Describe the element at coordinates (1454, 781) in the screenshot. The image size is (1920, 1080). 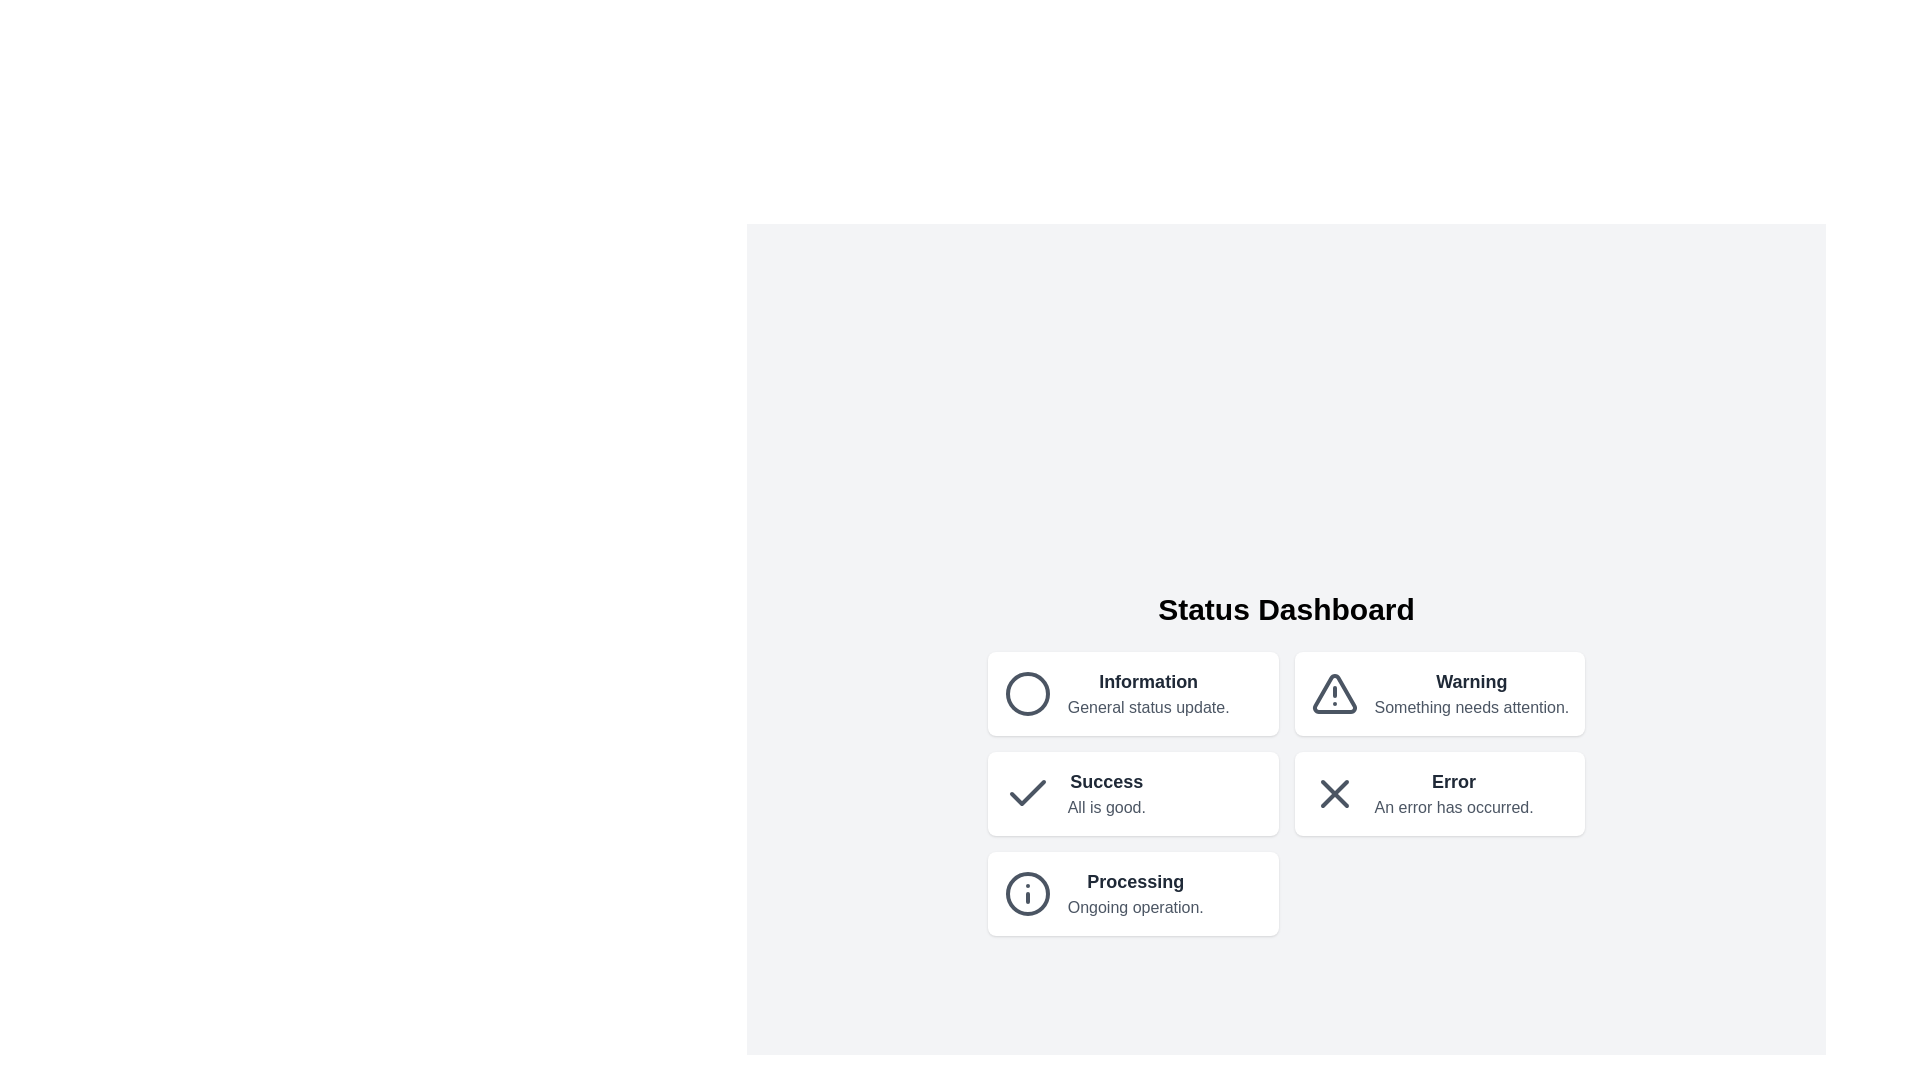
I see `the text label indicating an error condition located in the fourth box of a grid layout in the bottom right section, positioned above the subtitle 'An error has occurred.'` at that location.